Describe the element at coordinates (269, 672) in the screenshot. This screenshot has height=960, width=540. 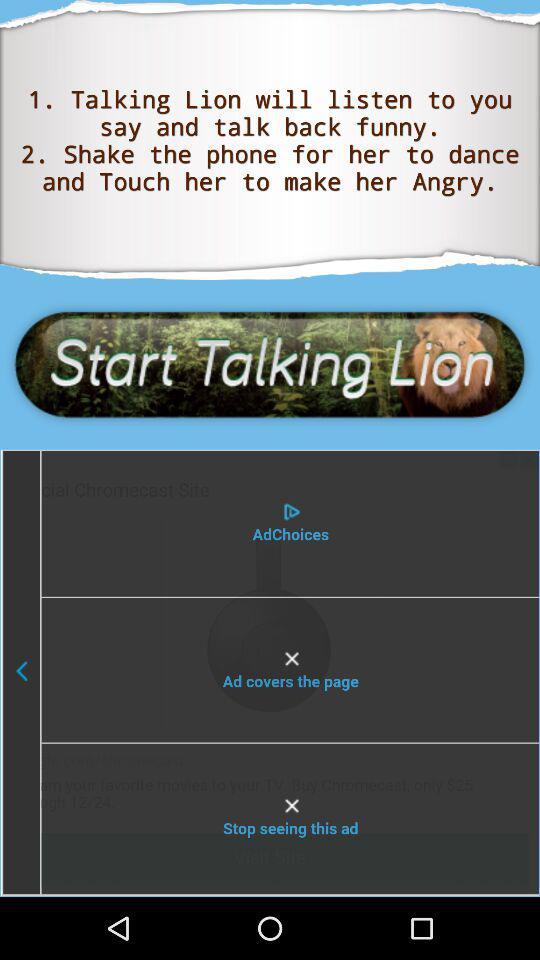
I see `switch autoplay option` at that location.